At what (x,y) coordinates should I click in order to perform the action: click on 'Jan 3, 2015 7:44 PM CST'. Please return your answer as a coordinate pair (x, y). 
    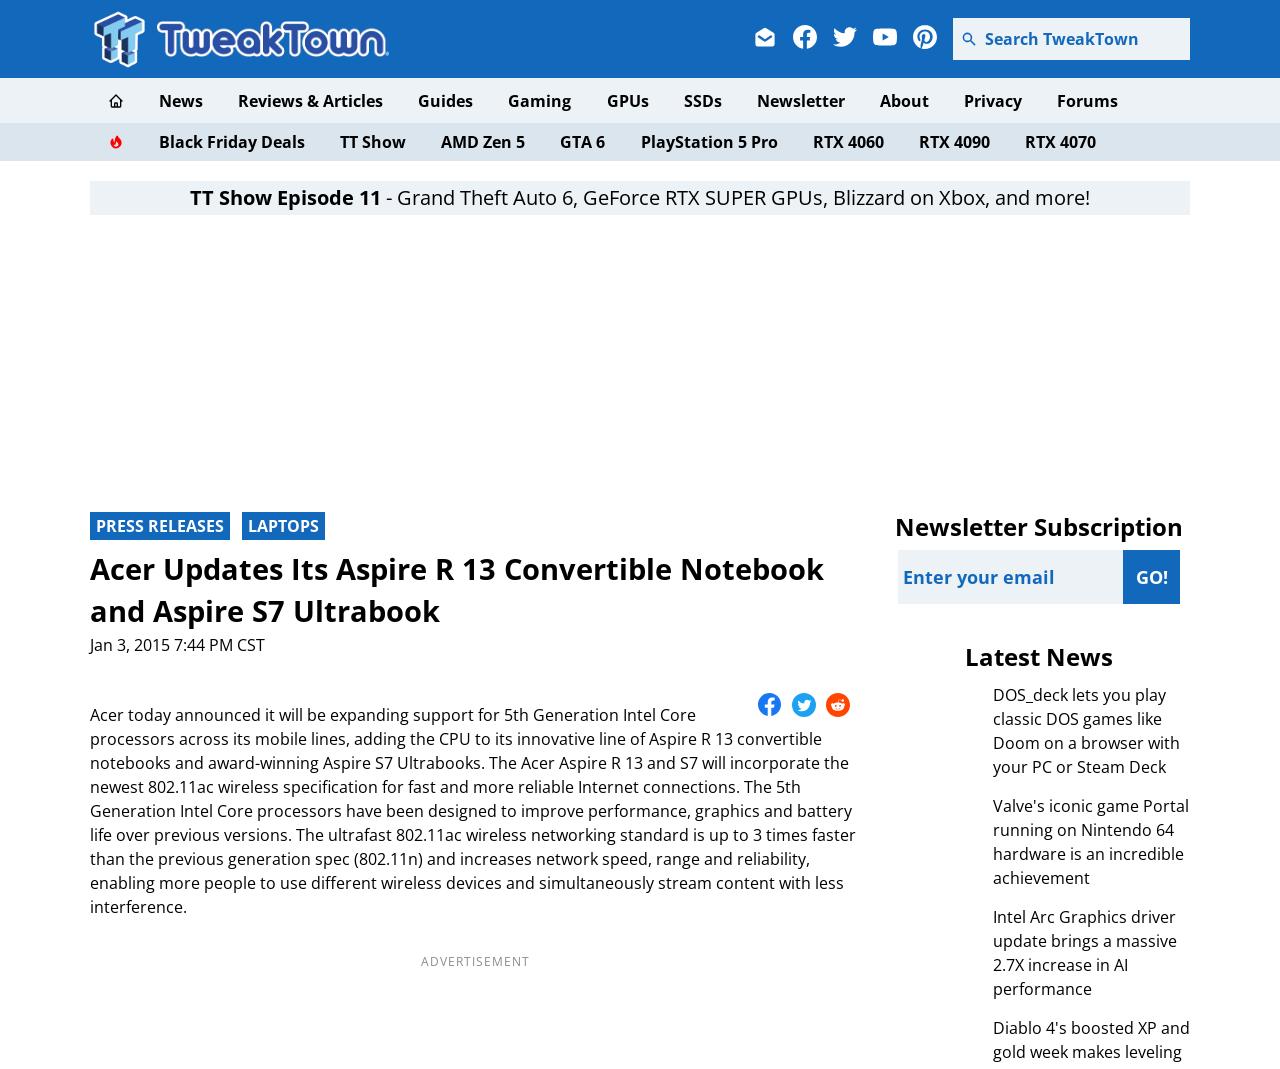
    Looking at the image, I should click on (177, 644).